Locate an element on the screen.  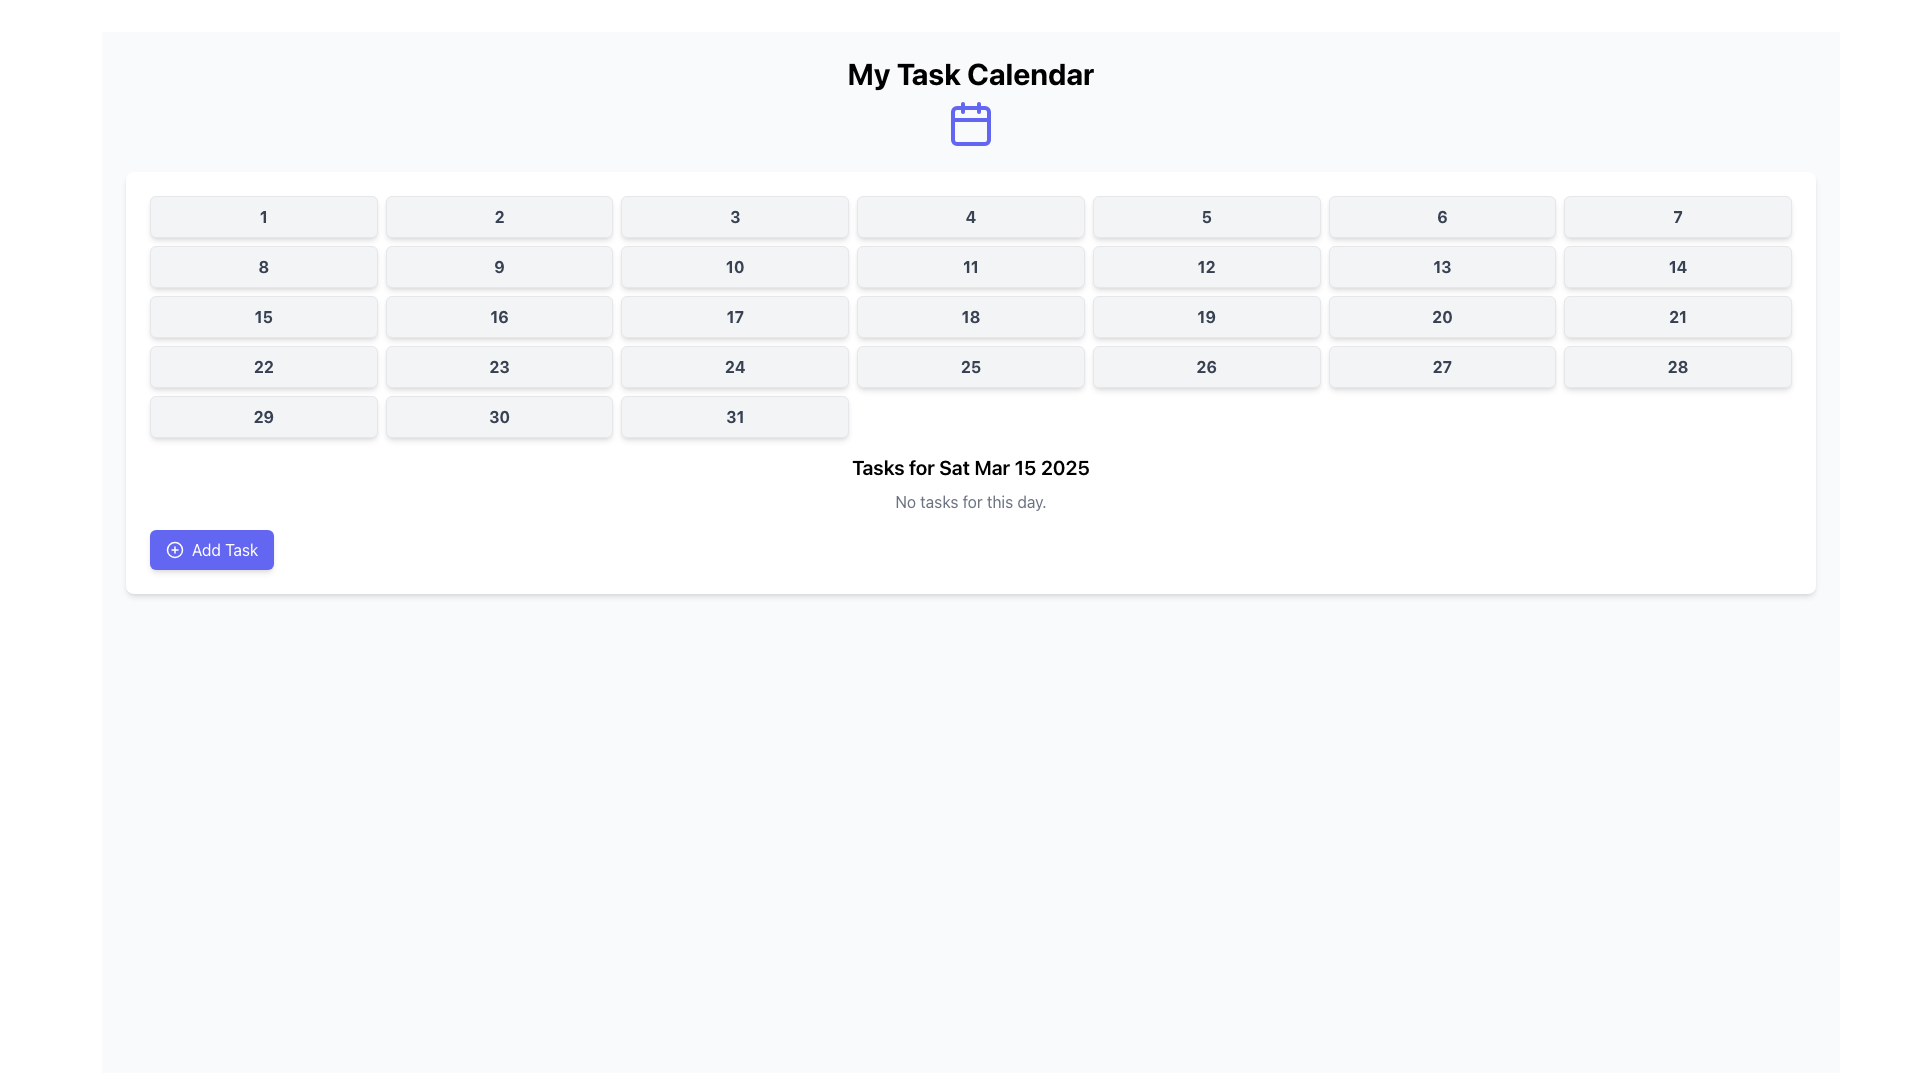
the button representing the day numbered '15' on the calendar interface is located at coordinates (262, 315).